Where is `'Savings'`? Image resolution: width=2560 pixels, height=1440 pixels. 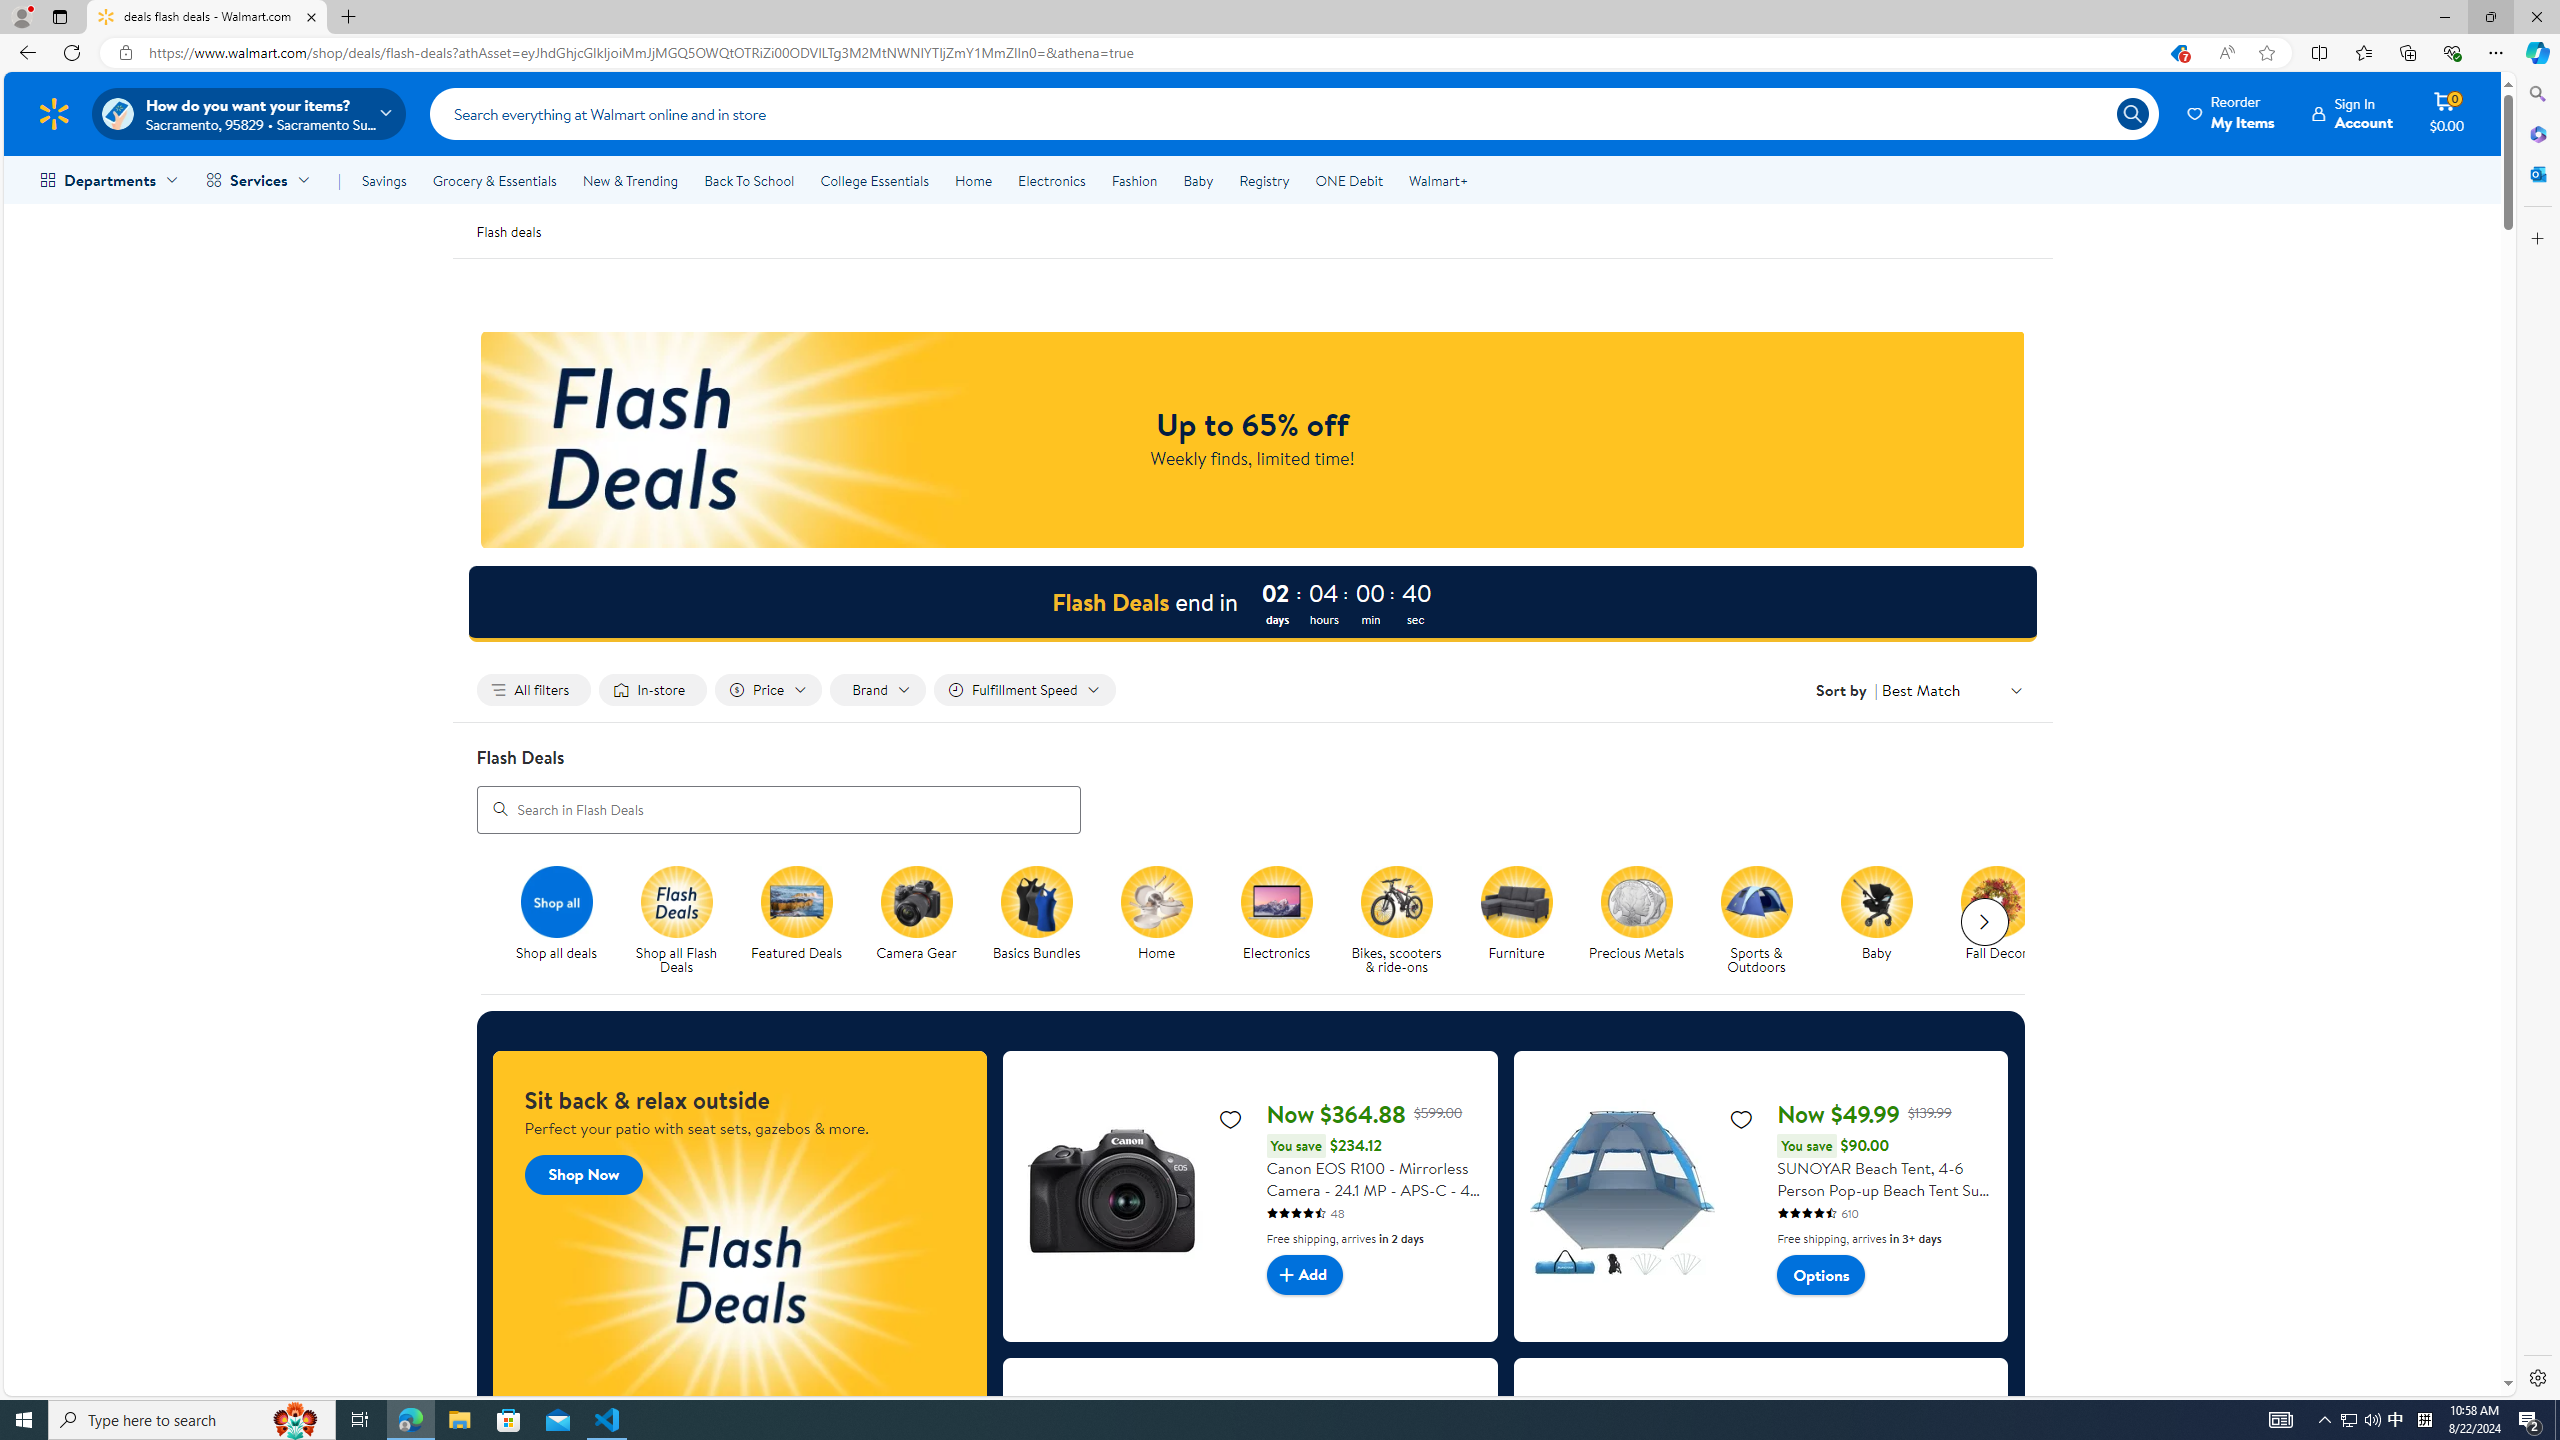 'Savings' is located at coordinates (383, 180).